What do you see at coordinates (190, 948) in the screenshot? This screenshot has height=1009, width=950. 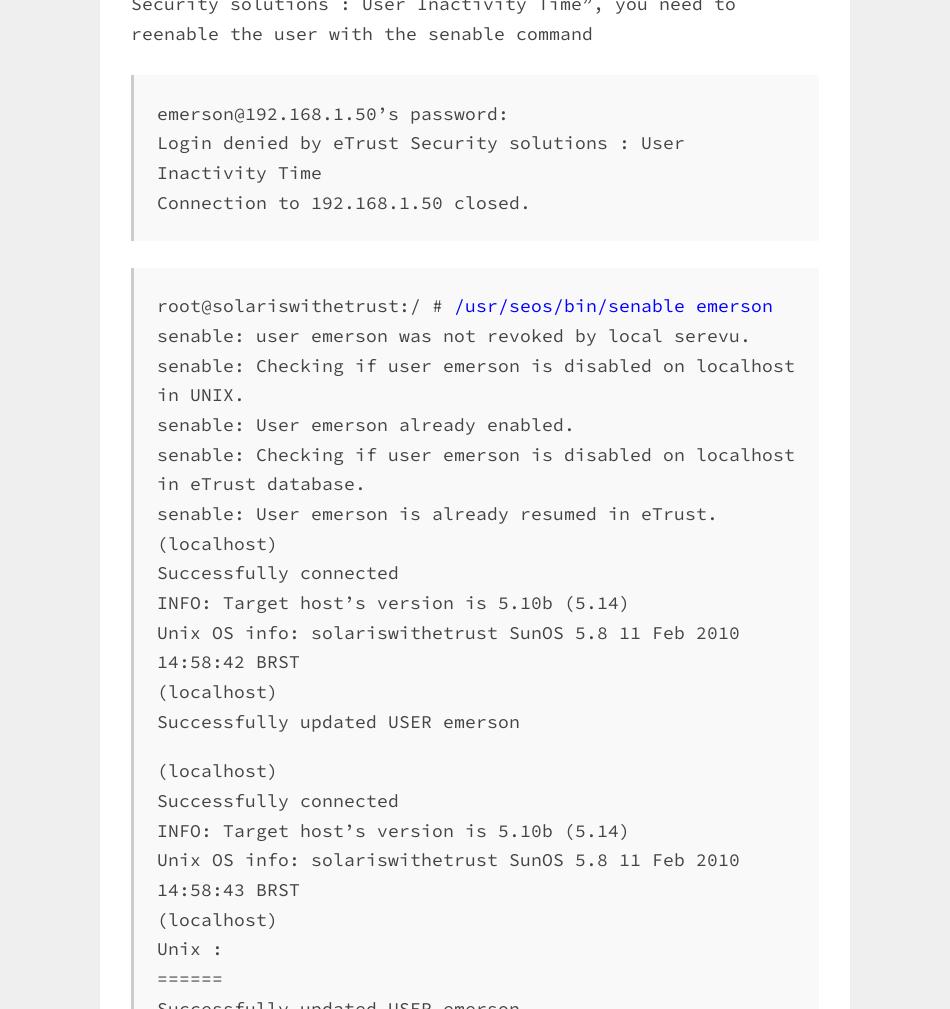 I see `'Unix :'` at bounding box center [190, 948].